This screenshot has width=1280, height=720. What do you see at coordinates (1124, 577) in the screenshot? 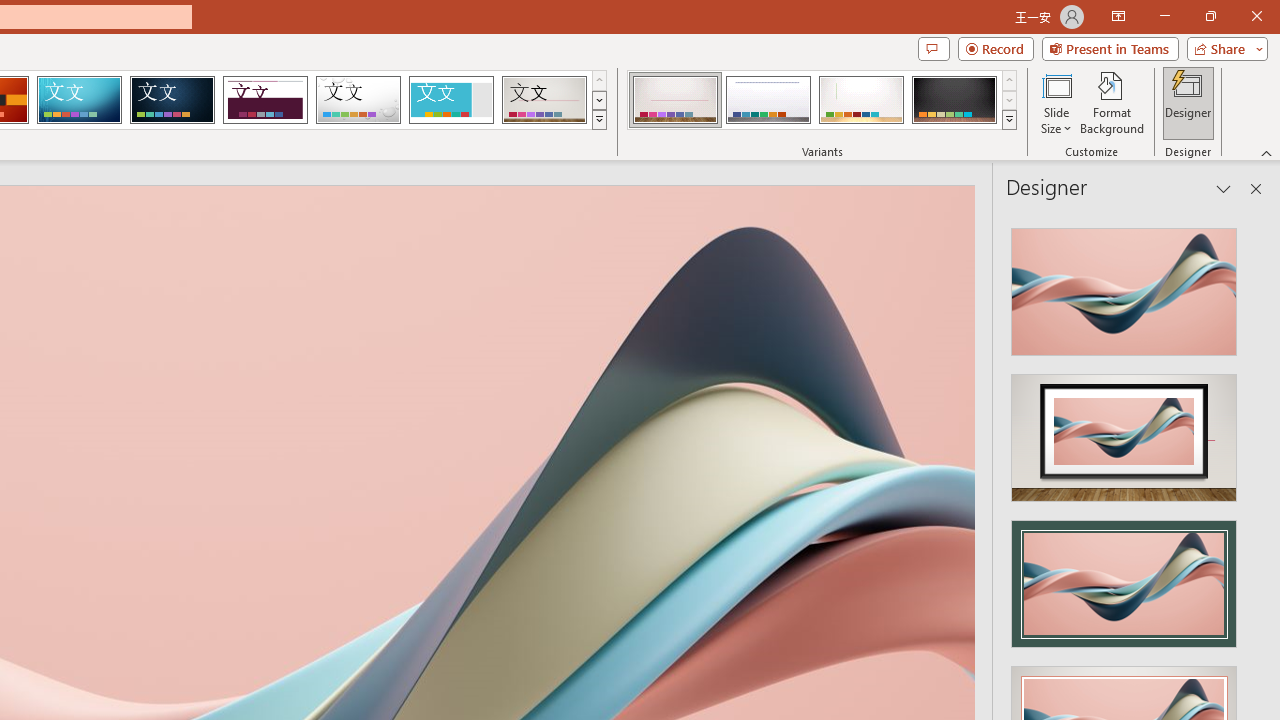
I see `'Design Idea'` at bounding box center [1124, 577].